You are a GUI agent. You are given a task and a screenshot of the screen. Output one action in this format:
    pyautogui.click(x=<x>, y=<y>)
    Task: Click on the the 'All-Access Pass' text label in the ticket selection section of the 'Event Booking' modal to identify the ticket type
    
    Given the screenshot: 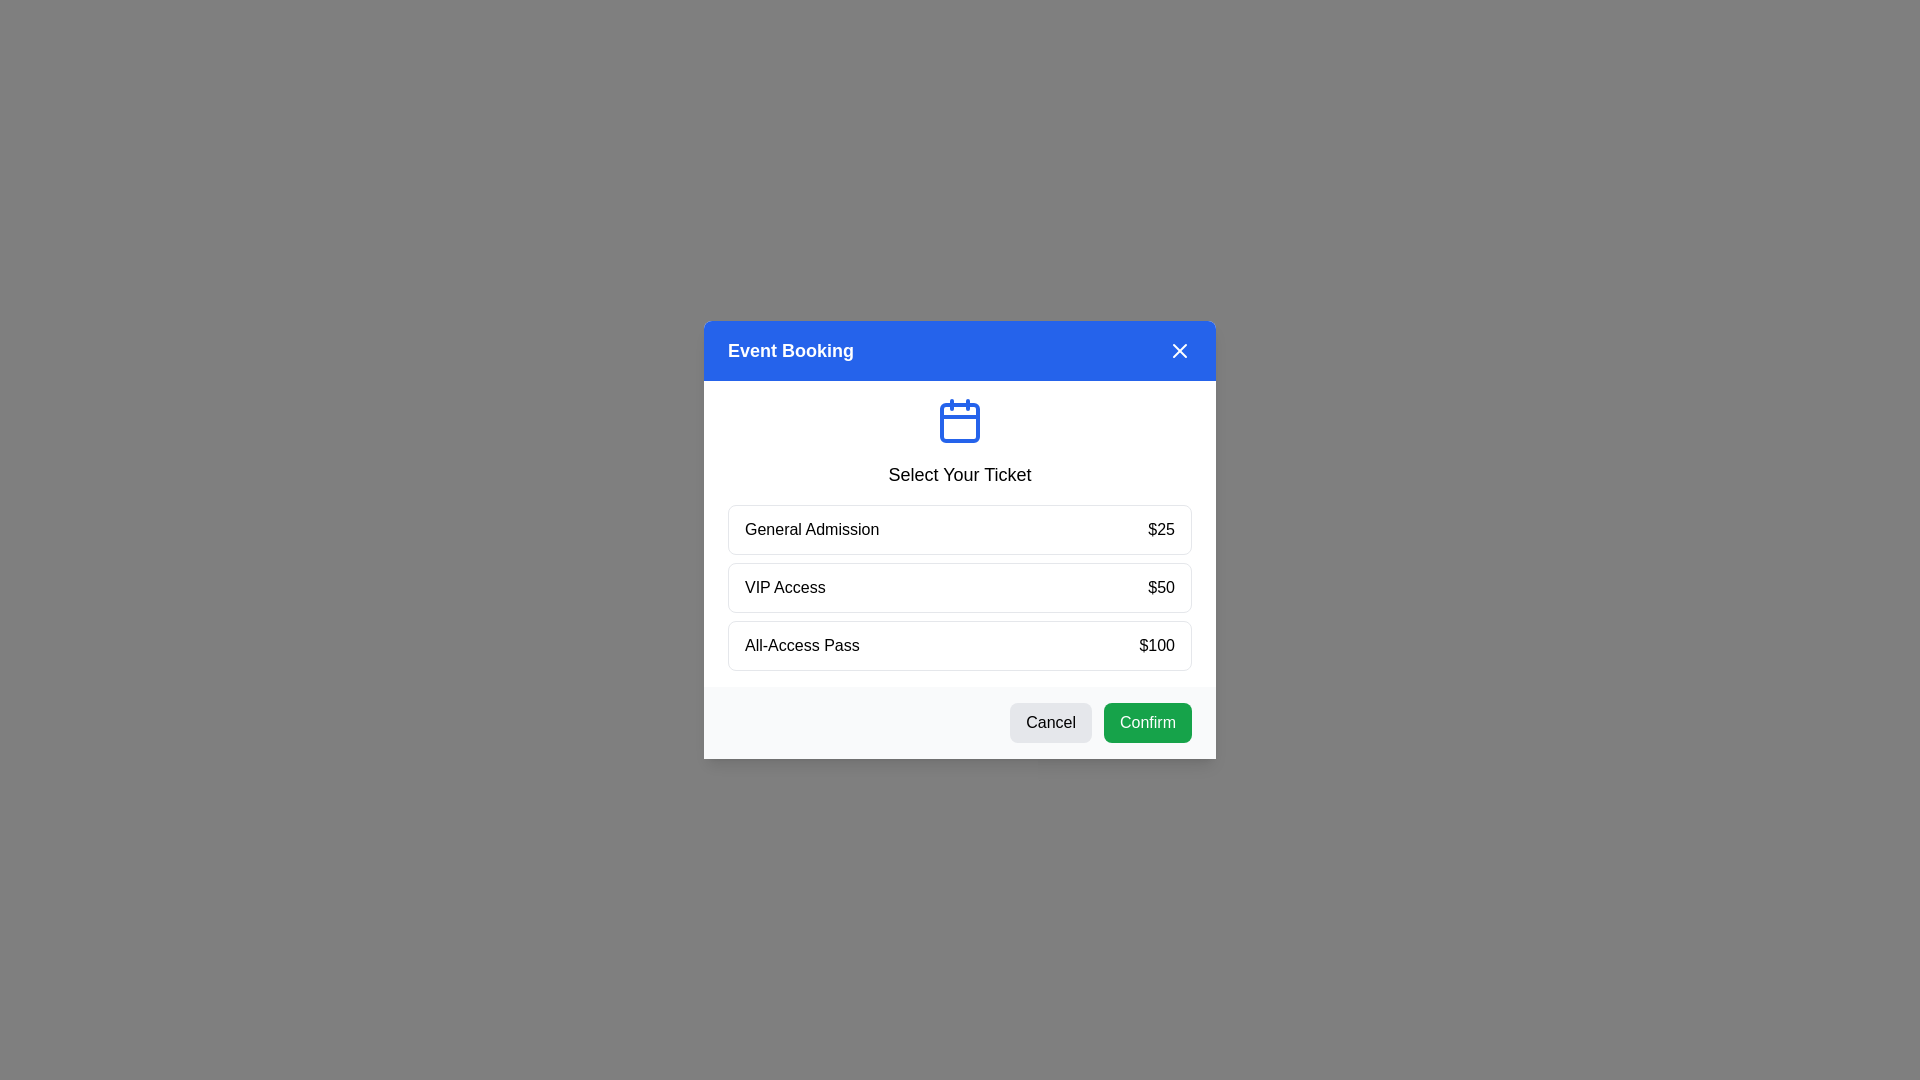 What is the action you would take?
    pyautogui.click(x=802, y=645)
    